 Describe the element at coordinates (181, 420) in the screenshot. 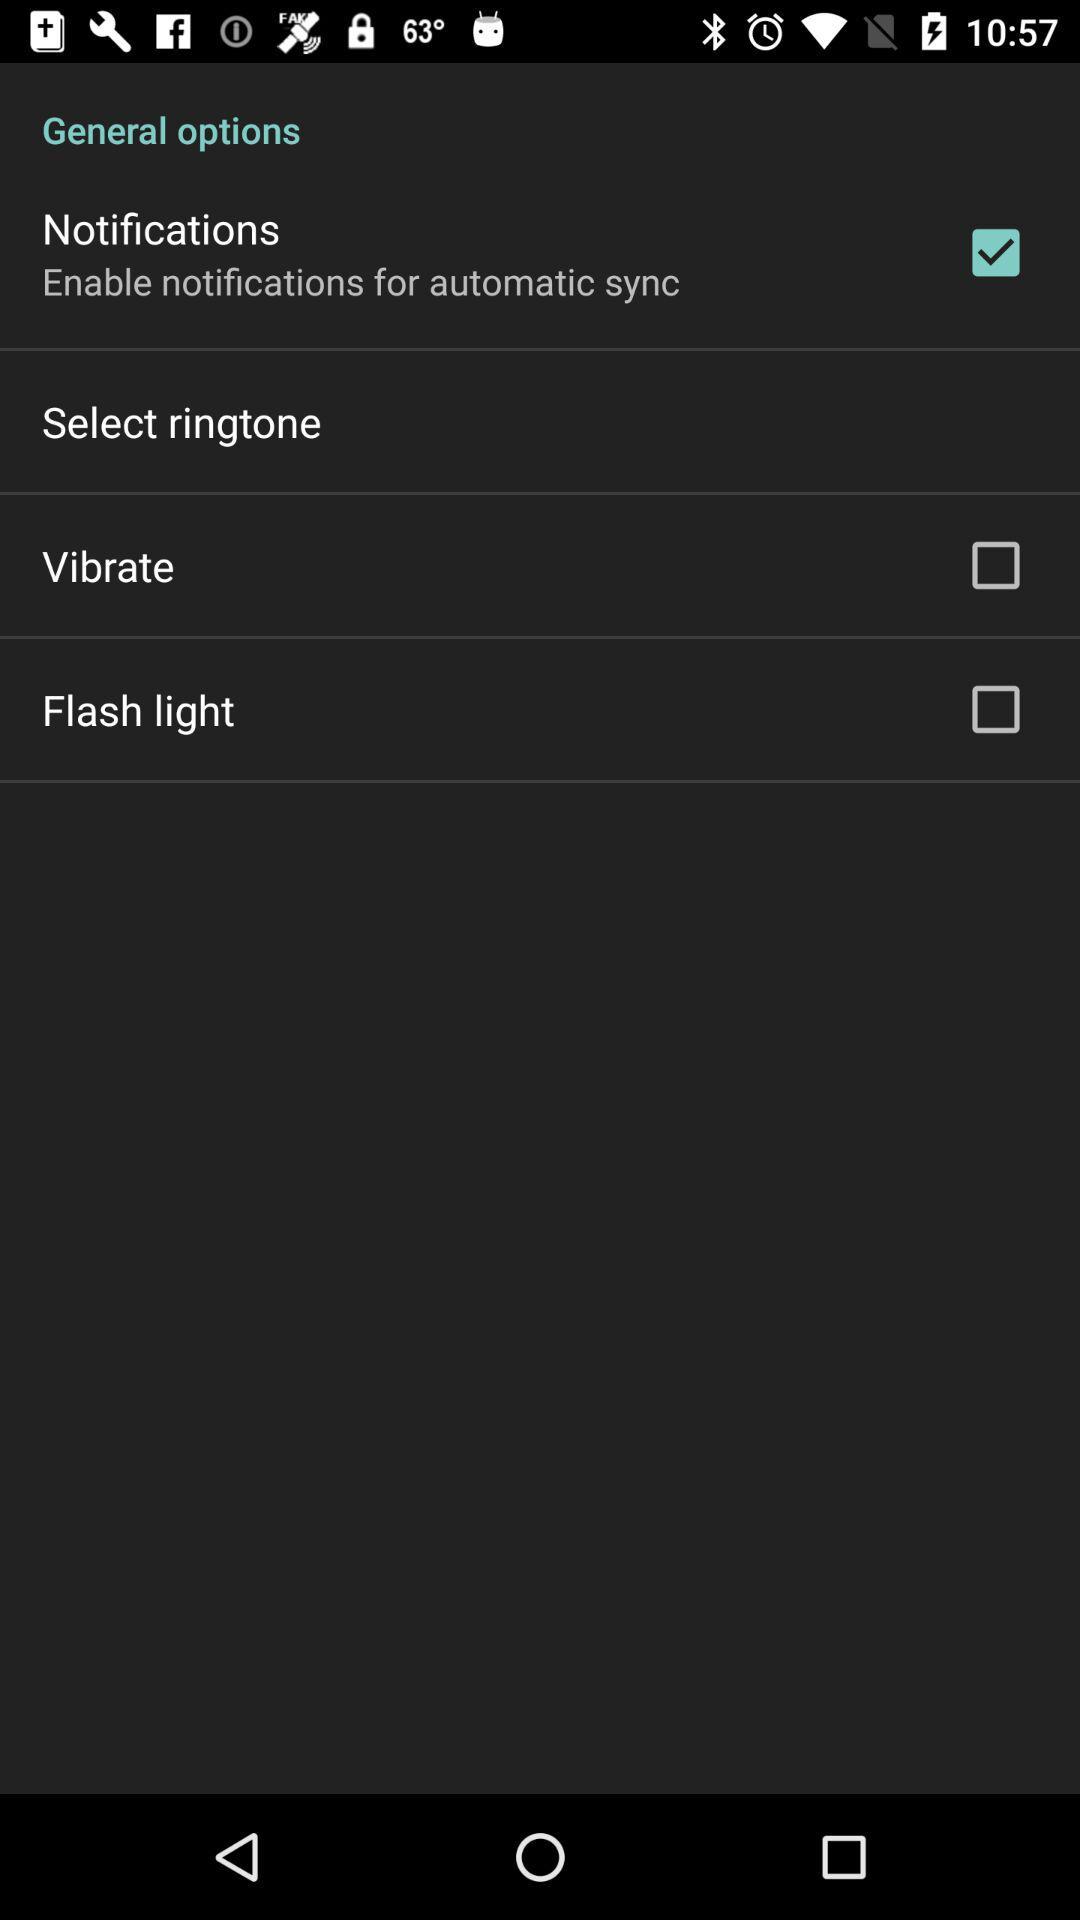

I see `the item above the vibrate icon` at that location.